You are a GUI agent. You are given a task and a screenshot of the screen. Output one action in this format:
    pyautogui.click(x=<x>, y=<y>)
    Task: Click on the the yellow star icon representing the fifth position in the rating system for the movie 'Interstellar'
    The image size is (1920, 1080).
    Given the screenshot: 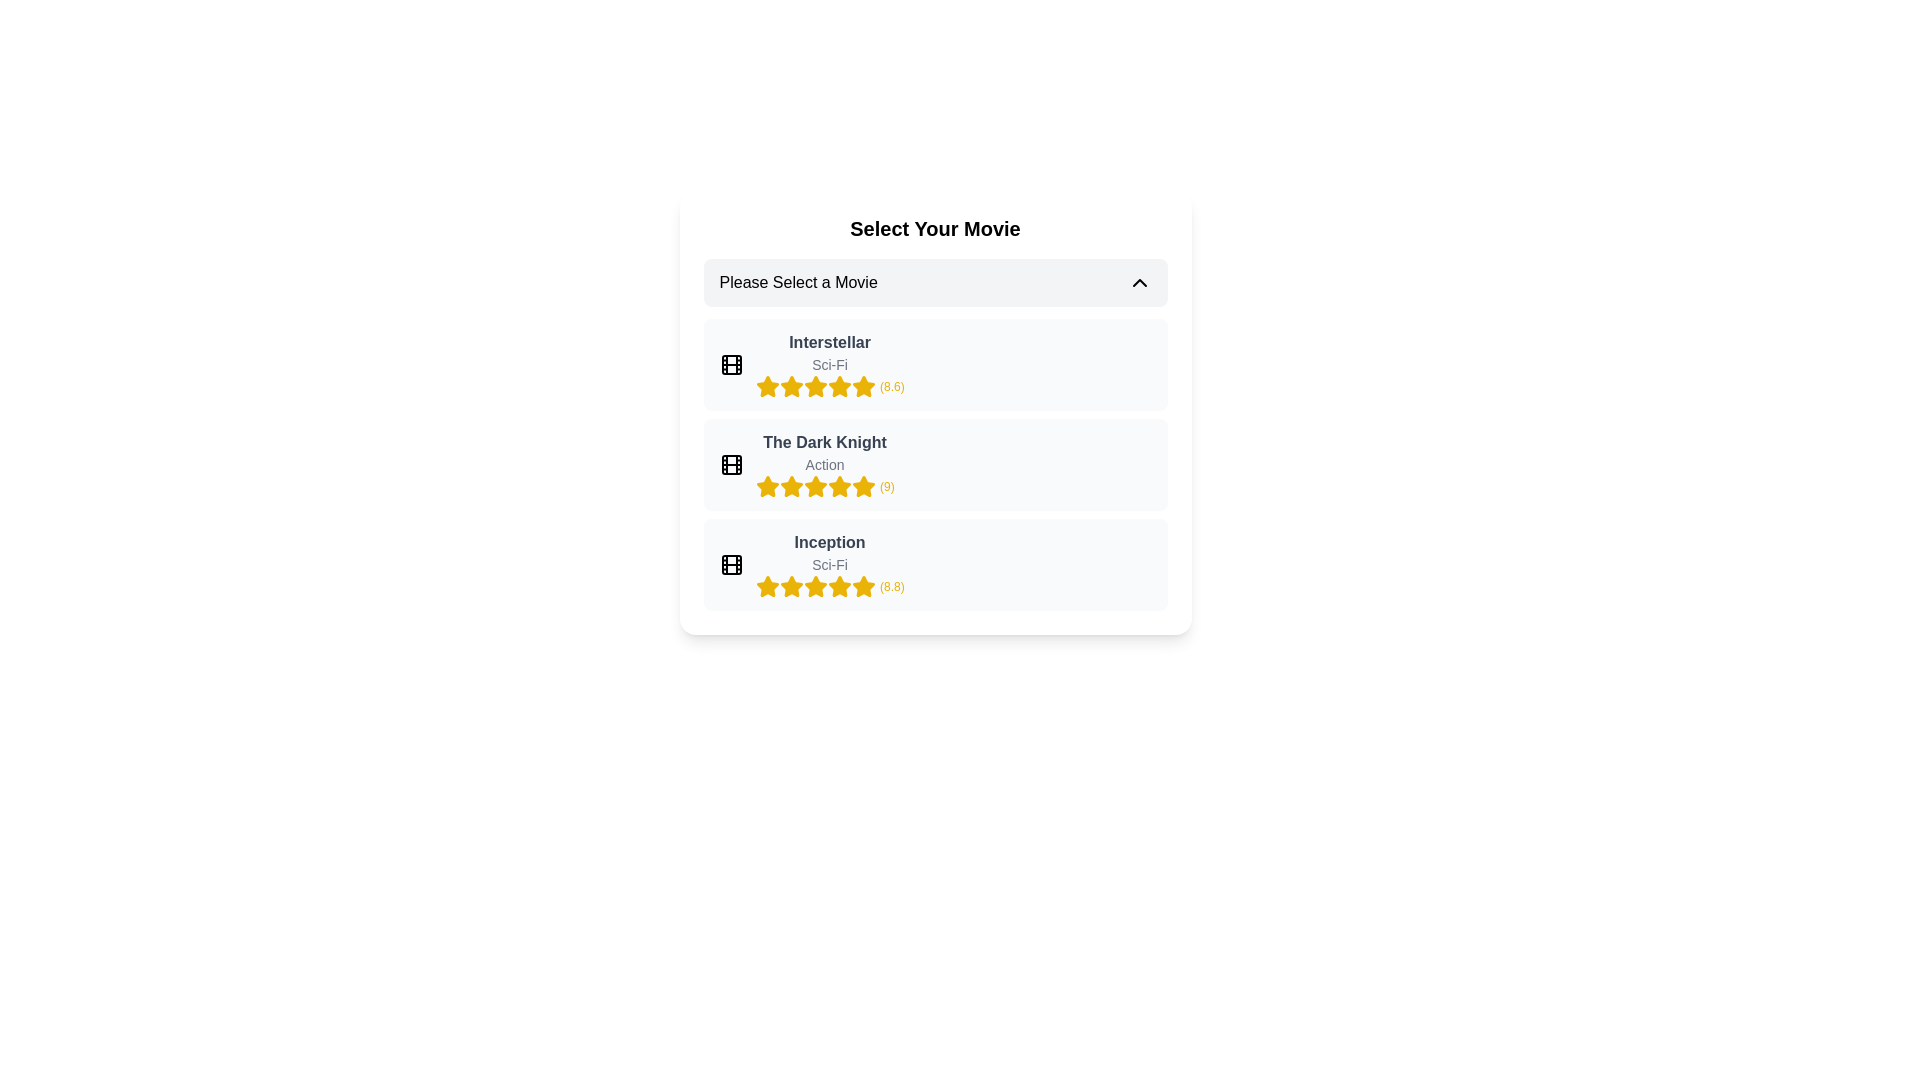 What is the action you would take?
    pyautogui.click(x=815, y=386)
    